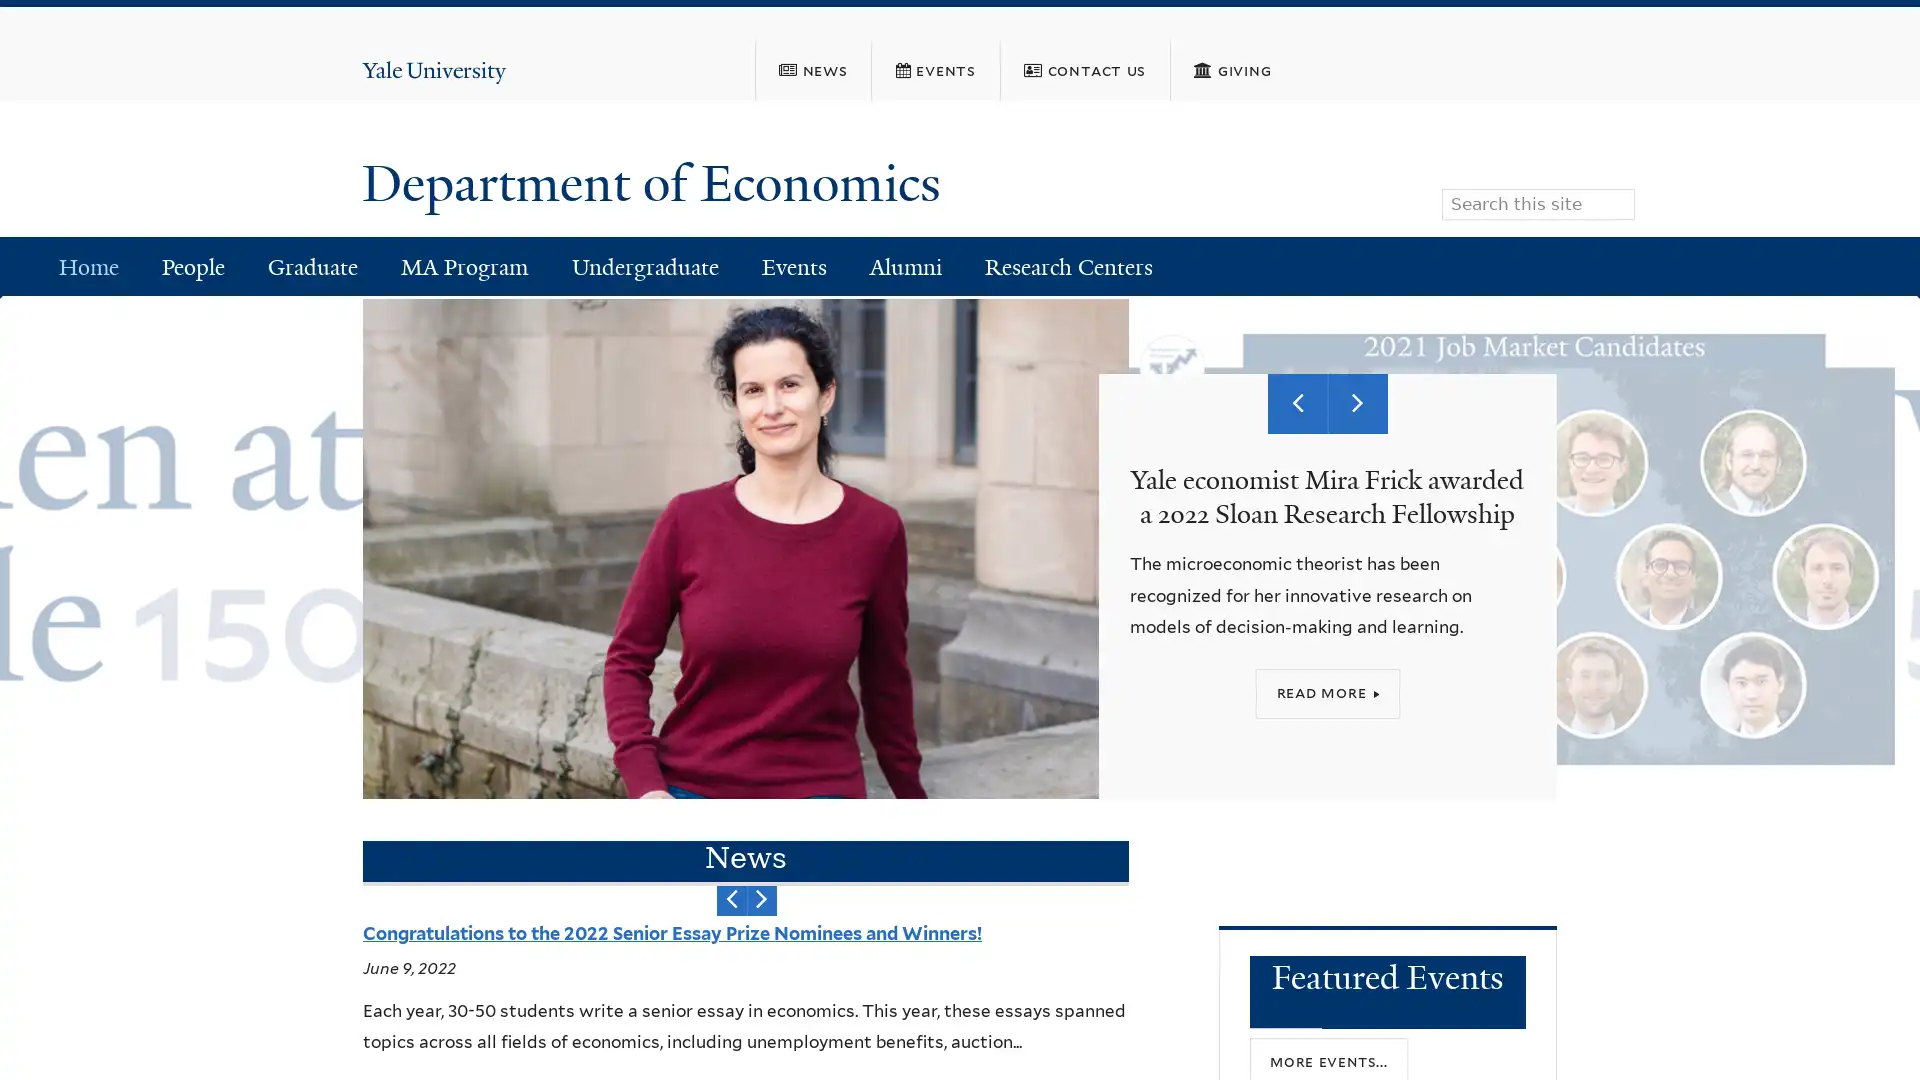 Image resolution: width=1920 pixels, height=1080 pixels. Describe the element at coordinates (1297, 402) in the screenshot. I see `previous` at that location.